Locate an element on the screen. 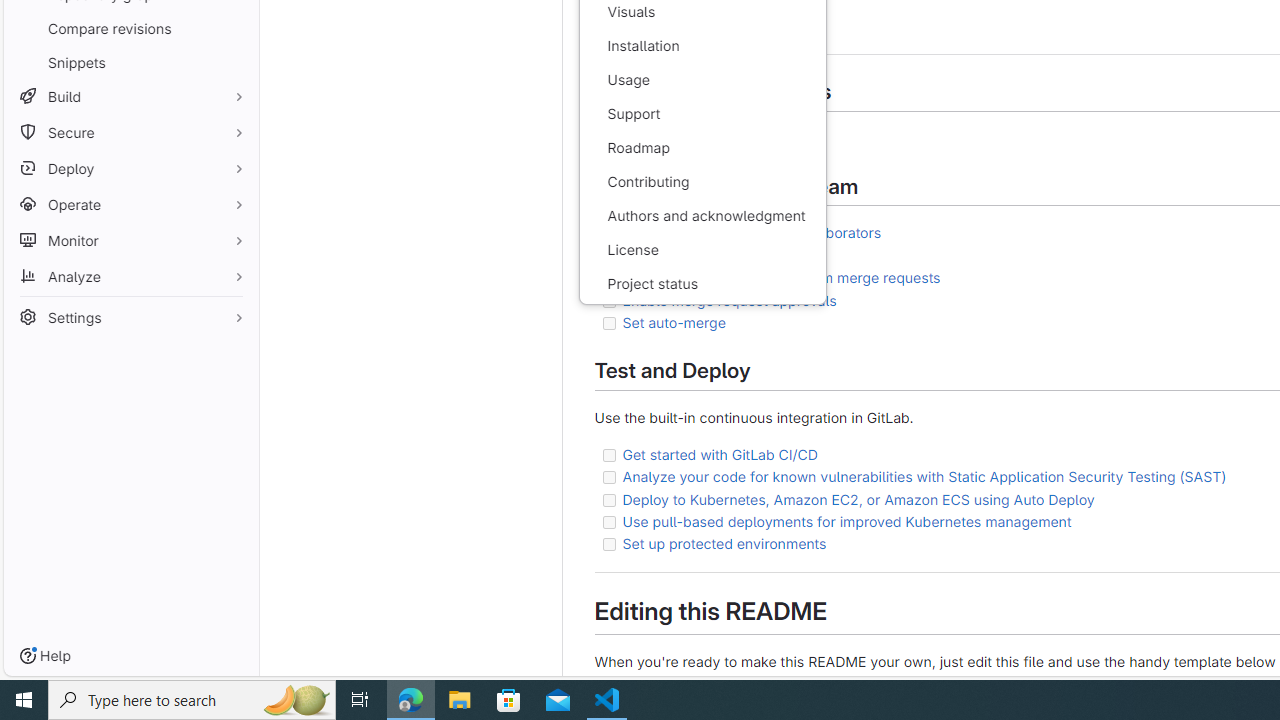 The image size is (1280, 720). 'Automatically close issues from merge requests' is located at coordinates (780, 278).